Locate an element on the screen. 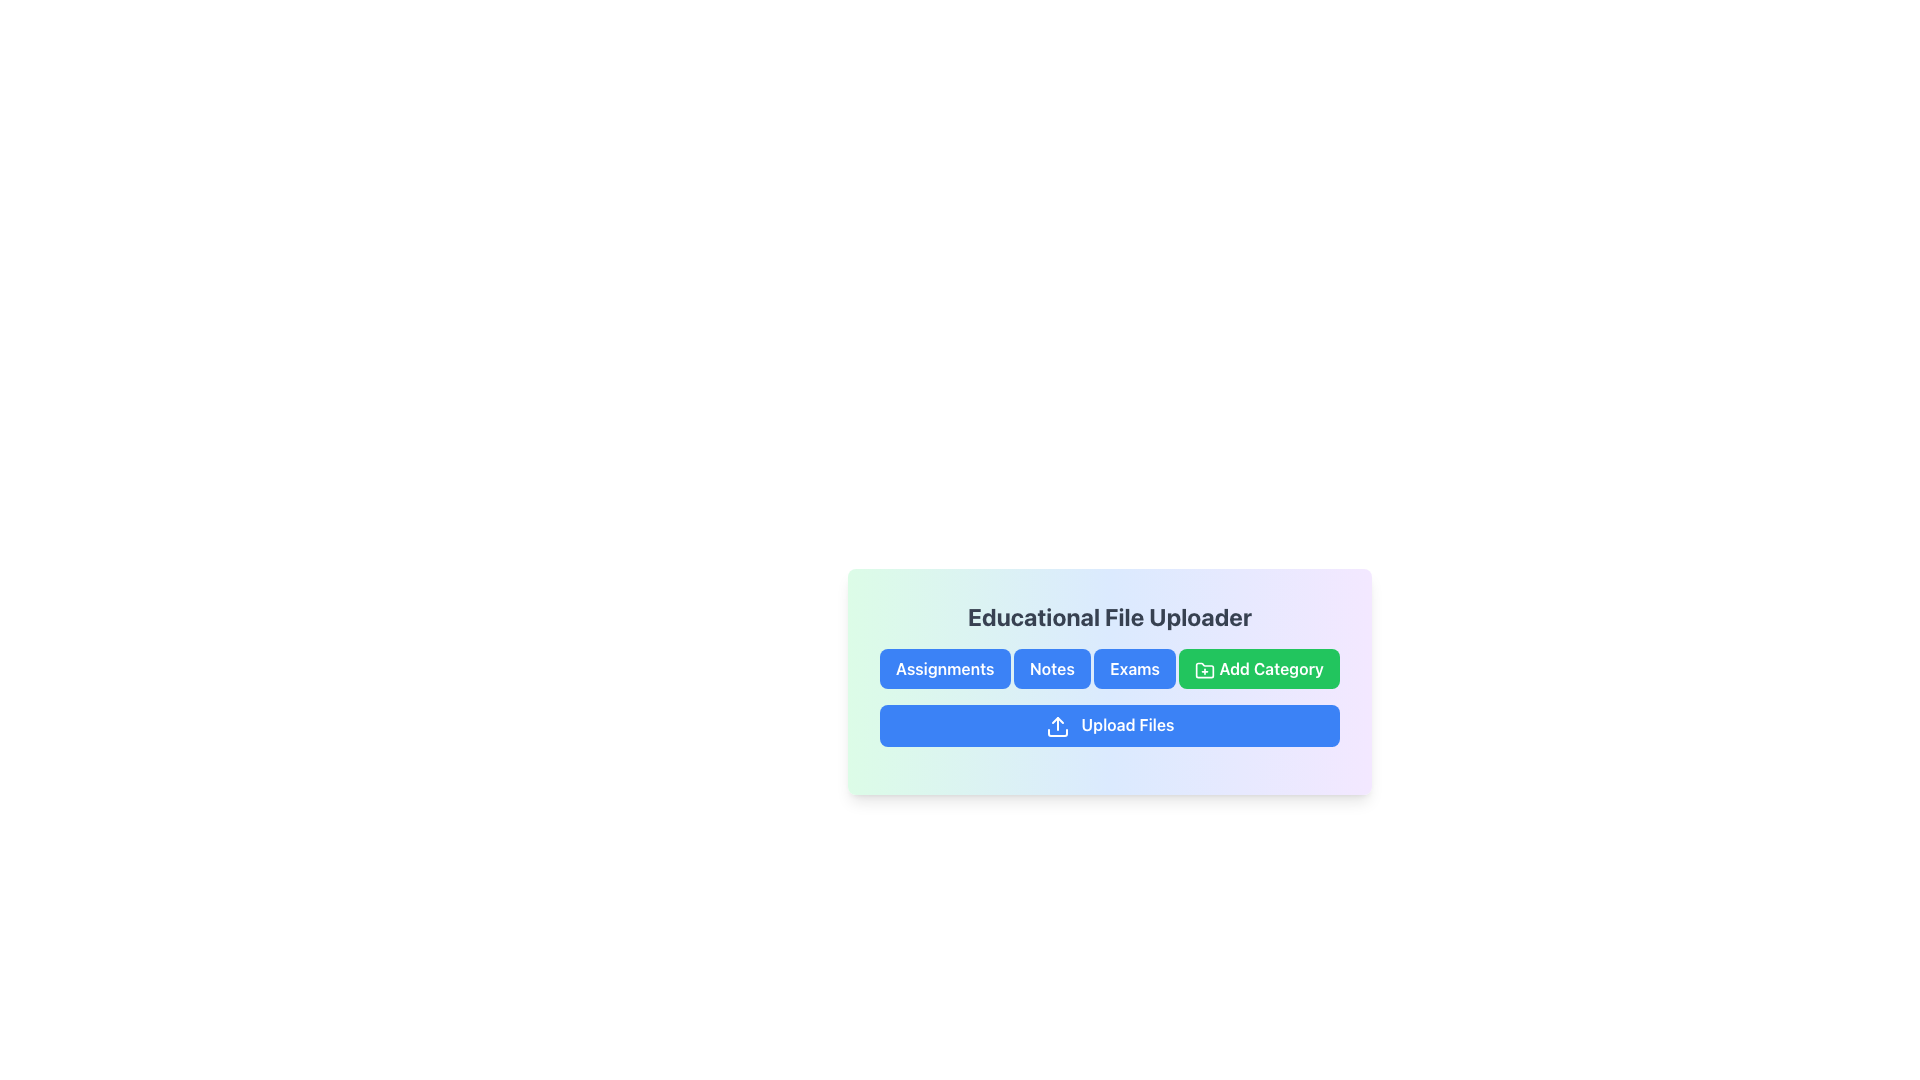  the new folder icon located to the right of the 'Assignments,' 'Notes,' and 'Exams' buttons, and adjacent to the 'Add Category' green button in the interface header is located at coordinates (1204, 670).